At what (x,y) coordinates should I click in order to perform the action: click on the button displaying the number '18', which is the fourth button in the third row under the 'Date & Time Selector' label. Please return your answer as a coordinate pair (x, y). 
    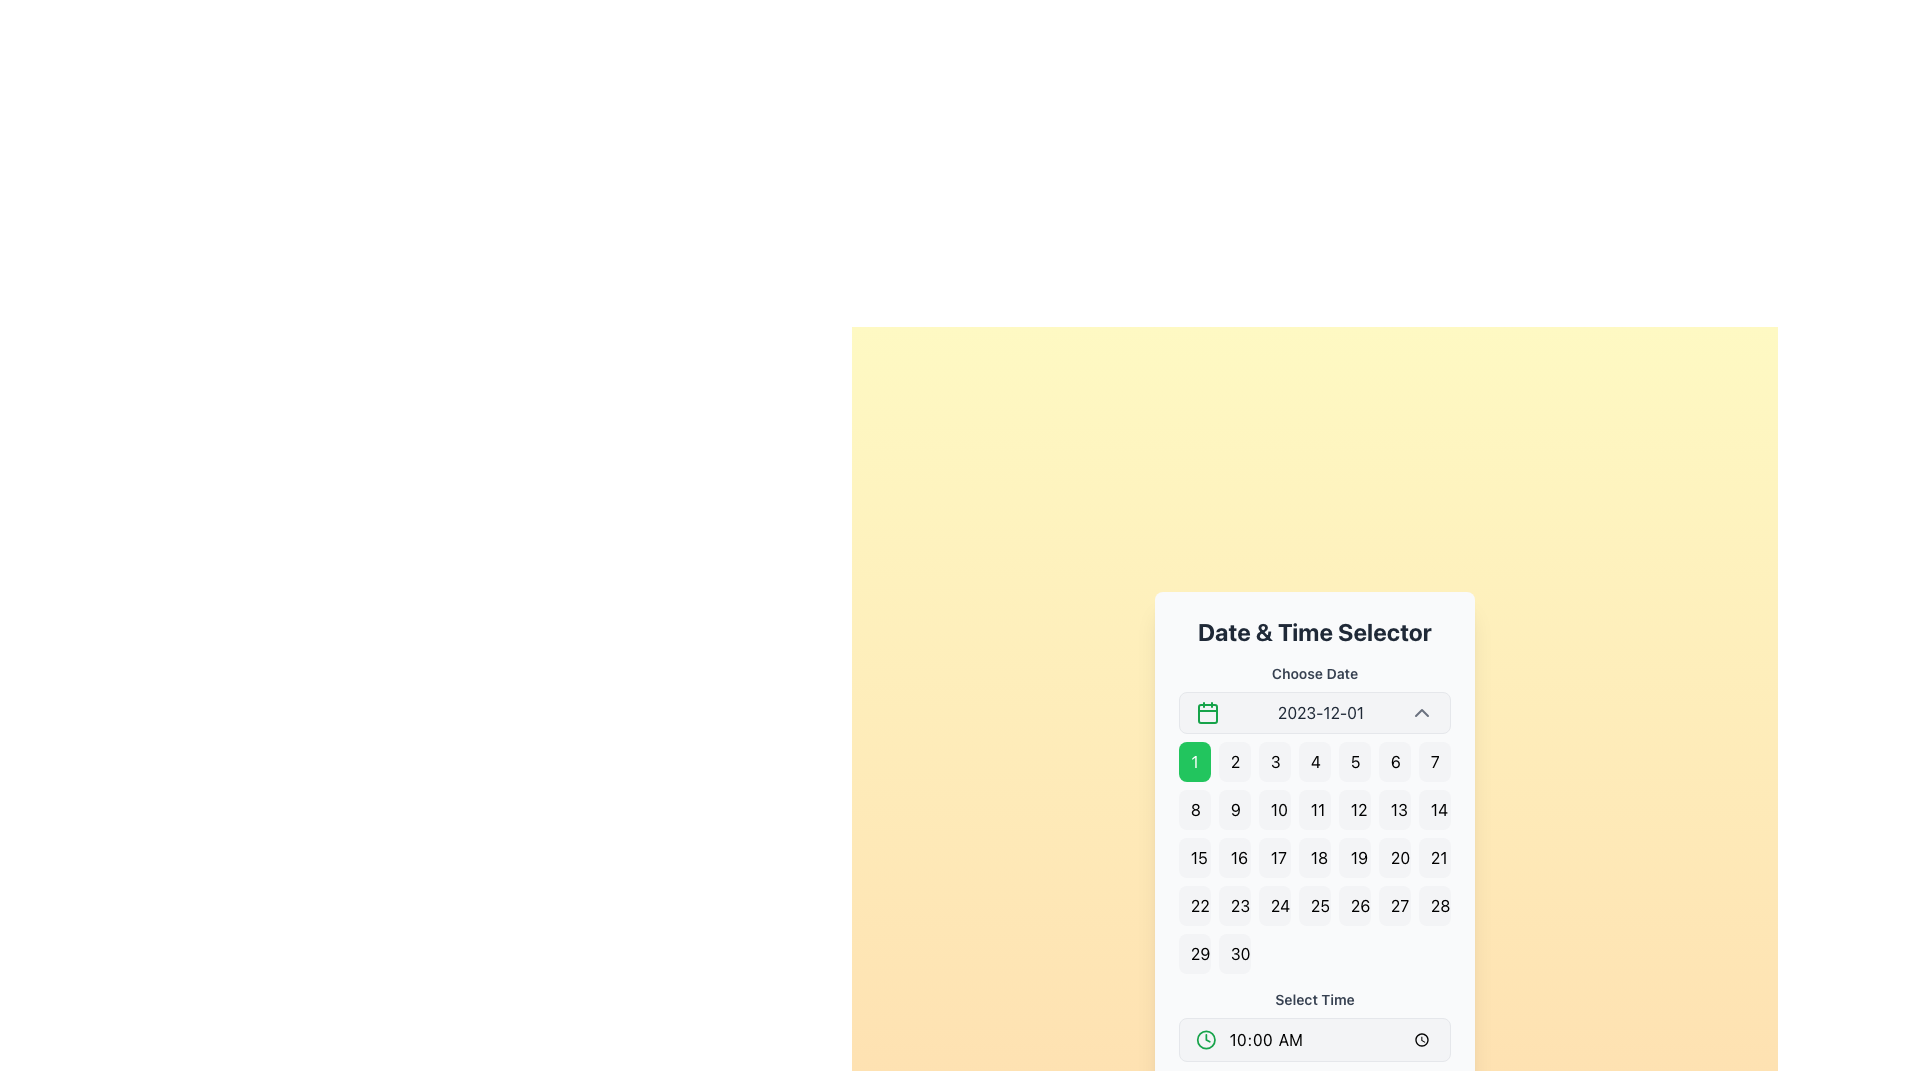
    Looking at the image, I should click on (1315, 856).